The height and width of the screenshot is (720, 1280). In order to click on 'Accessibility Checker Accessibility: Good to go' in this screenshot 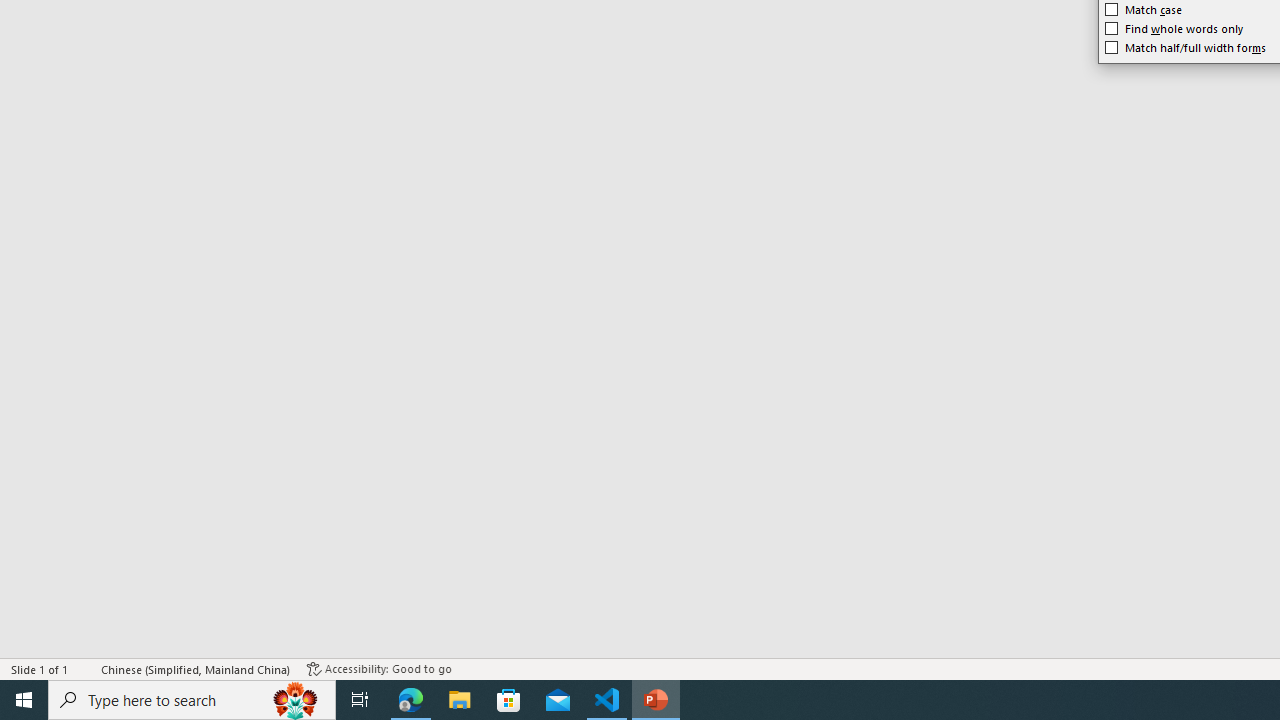, I will do `click(379, 669)`.